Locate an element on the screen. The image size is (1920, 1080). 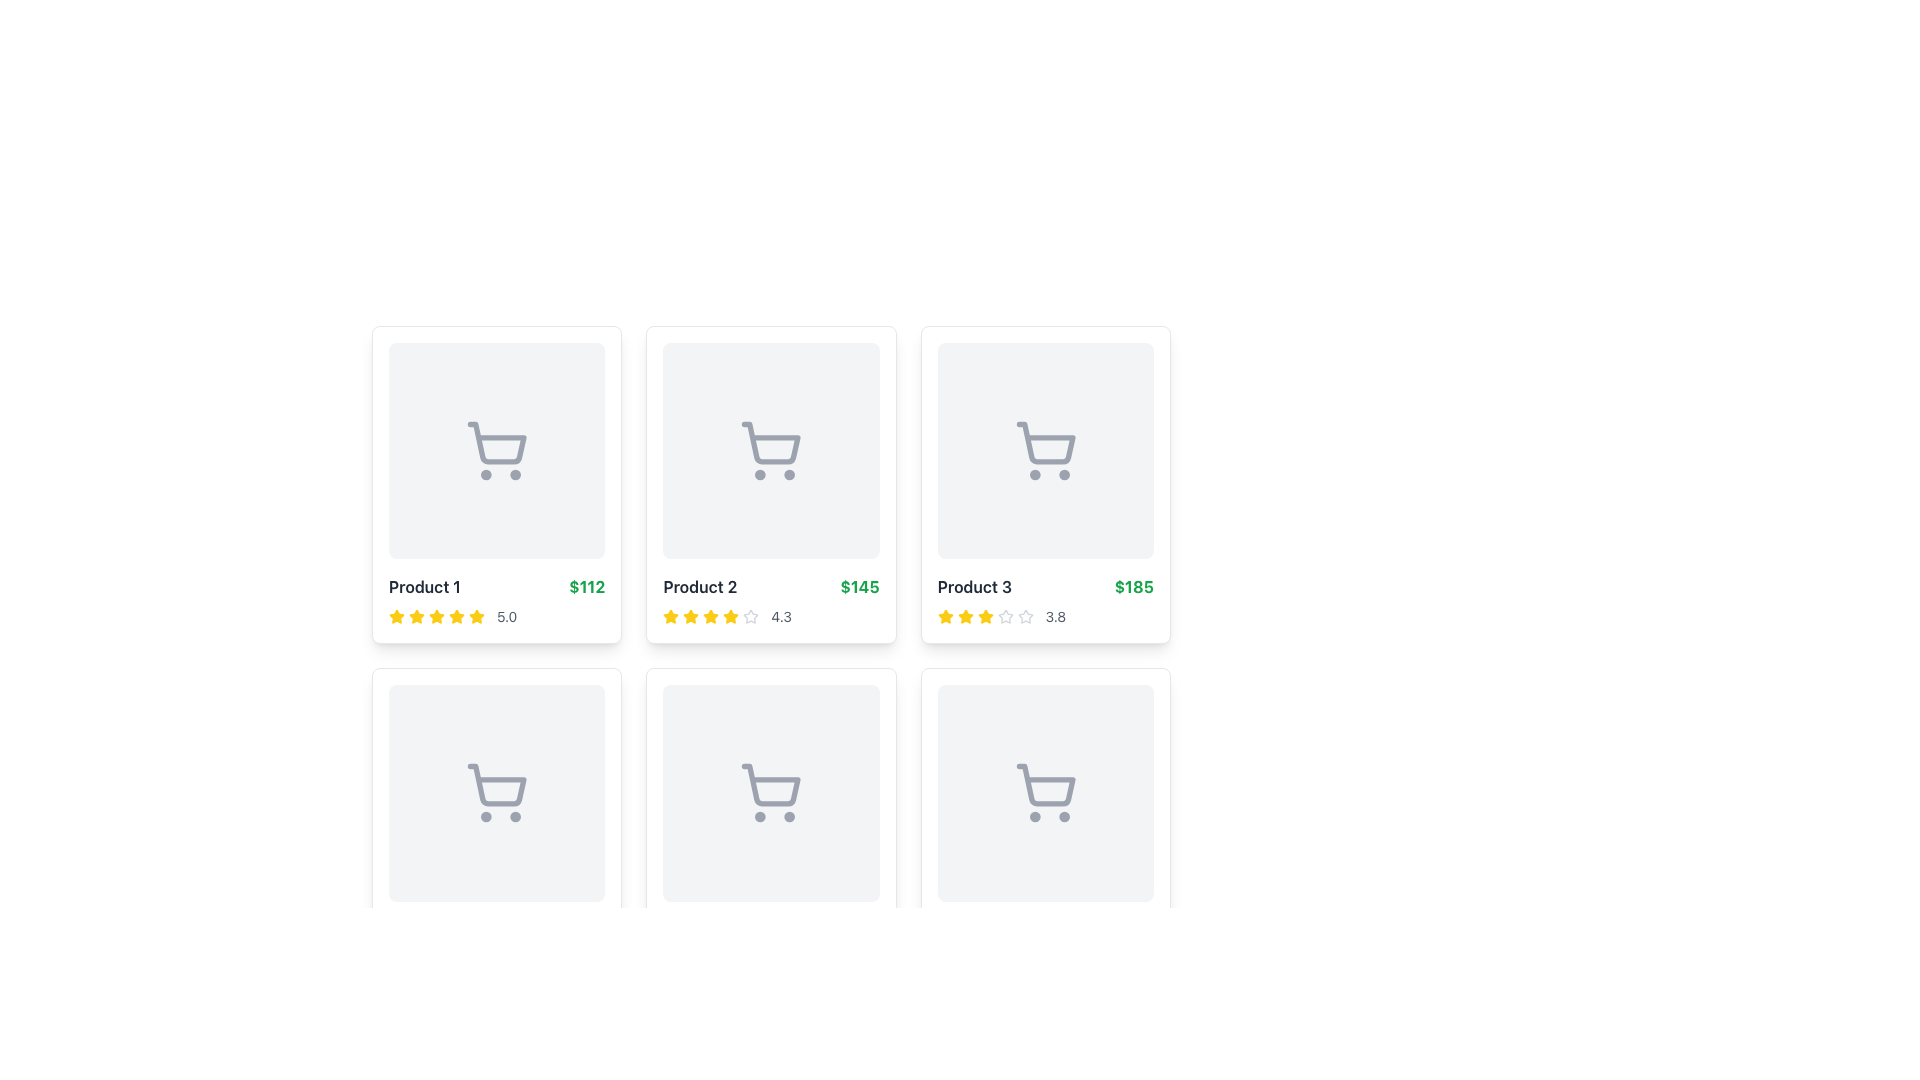
the Rating star icon for 'Product 3', which is the third star in the top right corner of the product card grid is located at coordinates (944, 616).